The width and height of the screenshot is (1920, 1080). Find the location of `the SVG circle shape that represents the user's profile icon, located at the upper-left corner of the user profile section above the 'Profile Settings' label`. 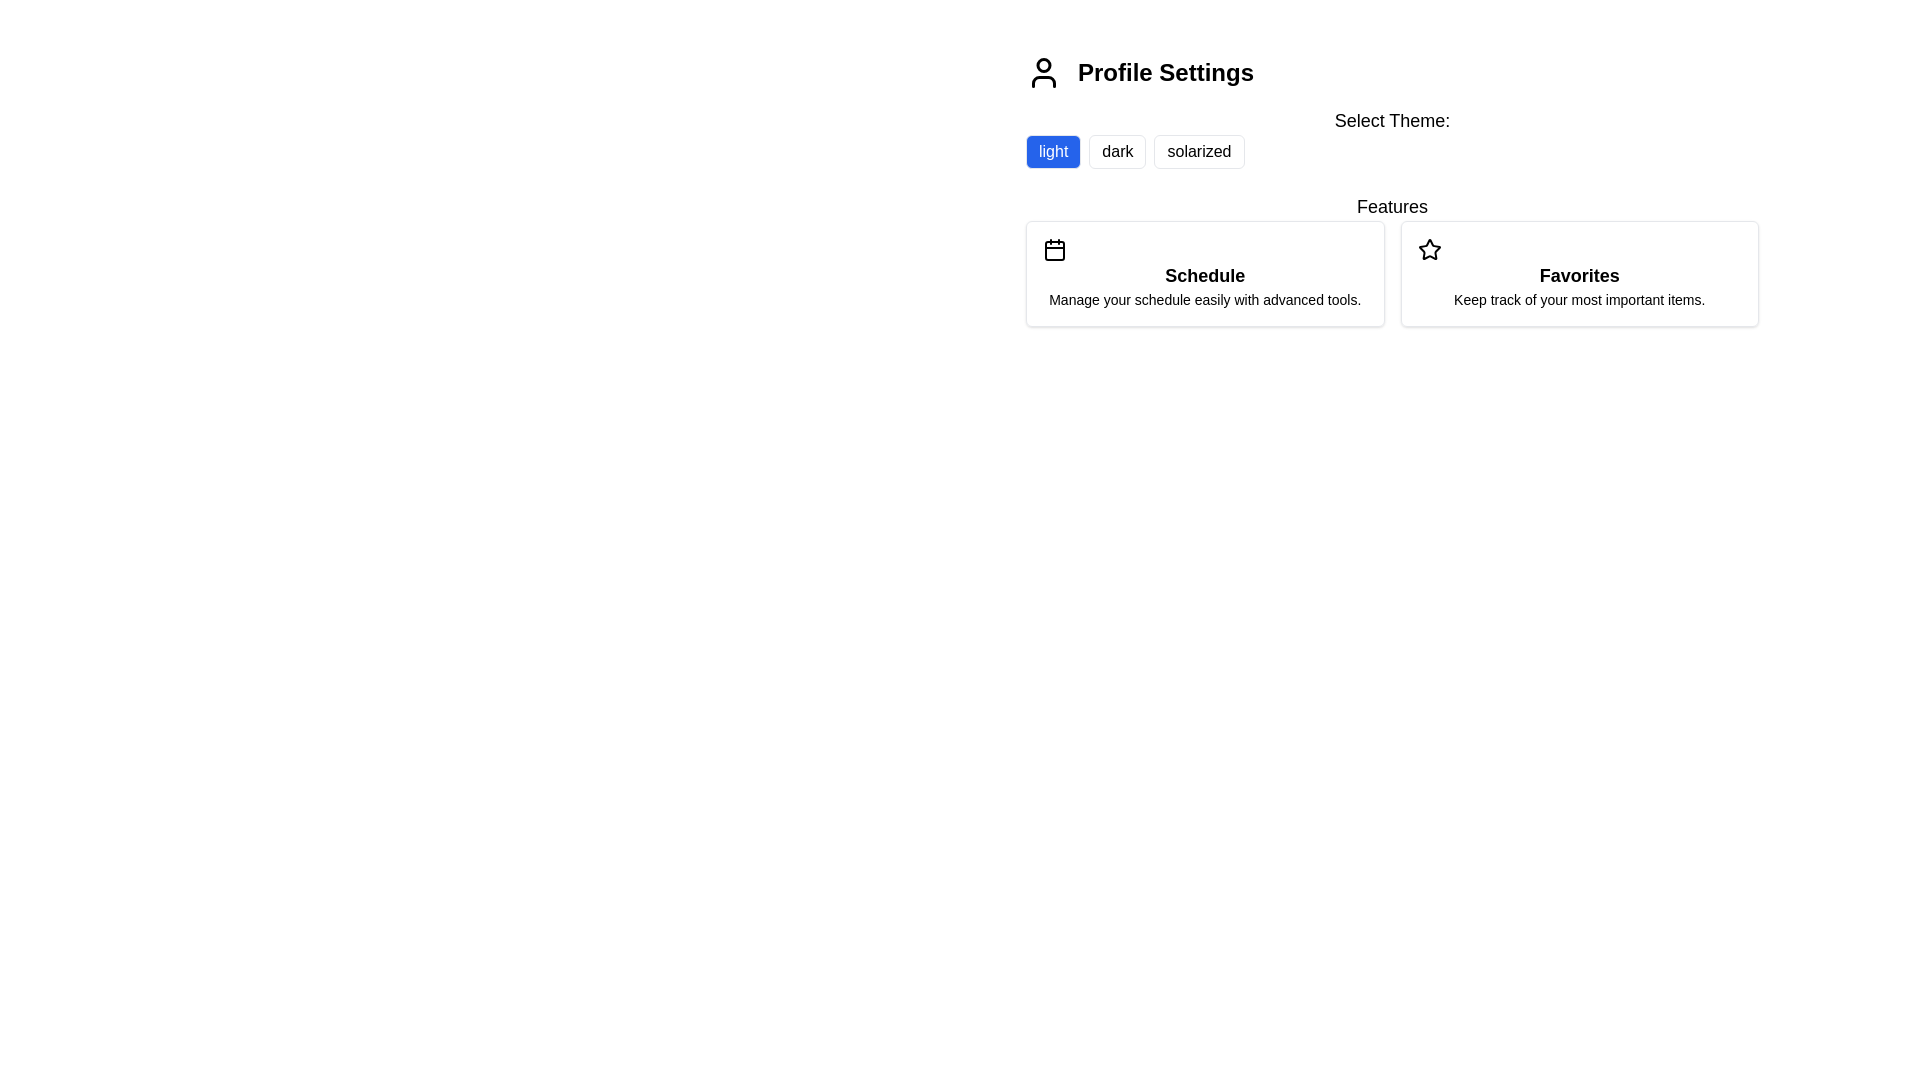

the SVG circle shape that represents the user's profile icon, located at the upper-left corner of the user profile section above the 'Profile Settings' label is located at coordinates (1042, 64).